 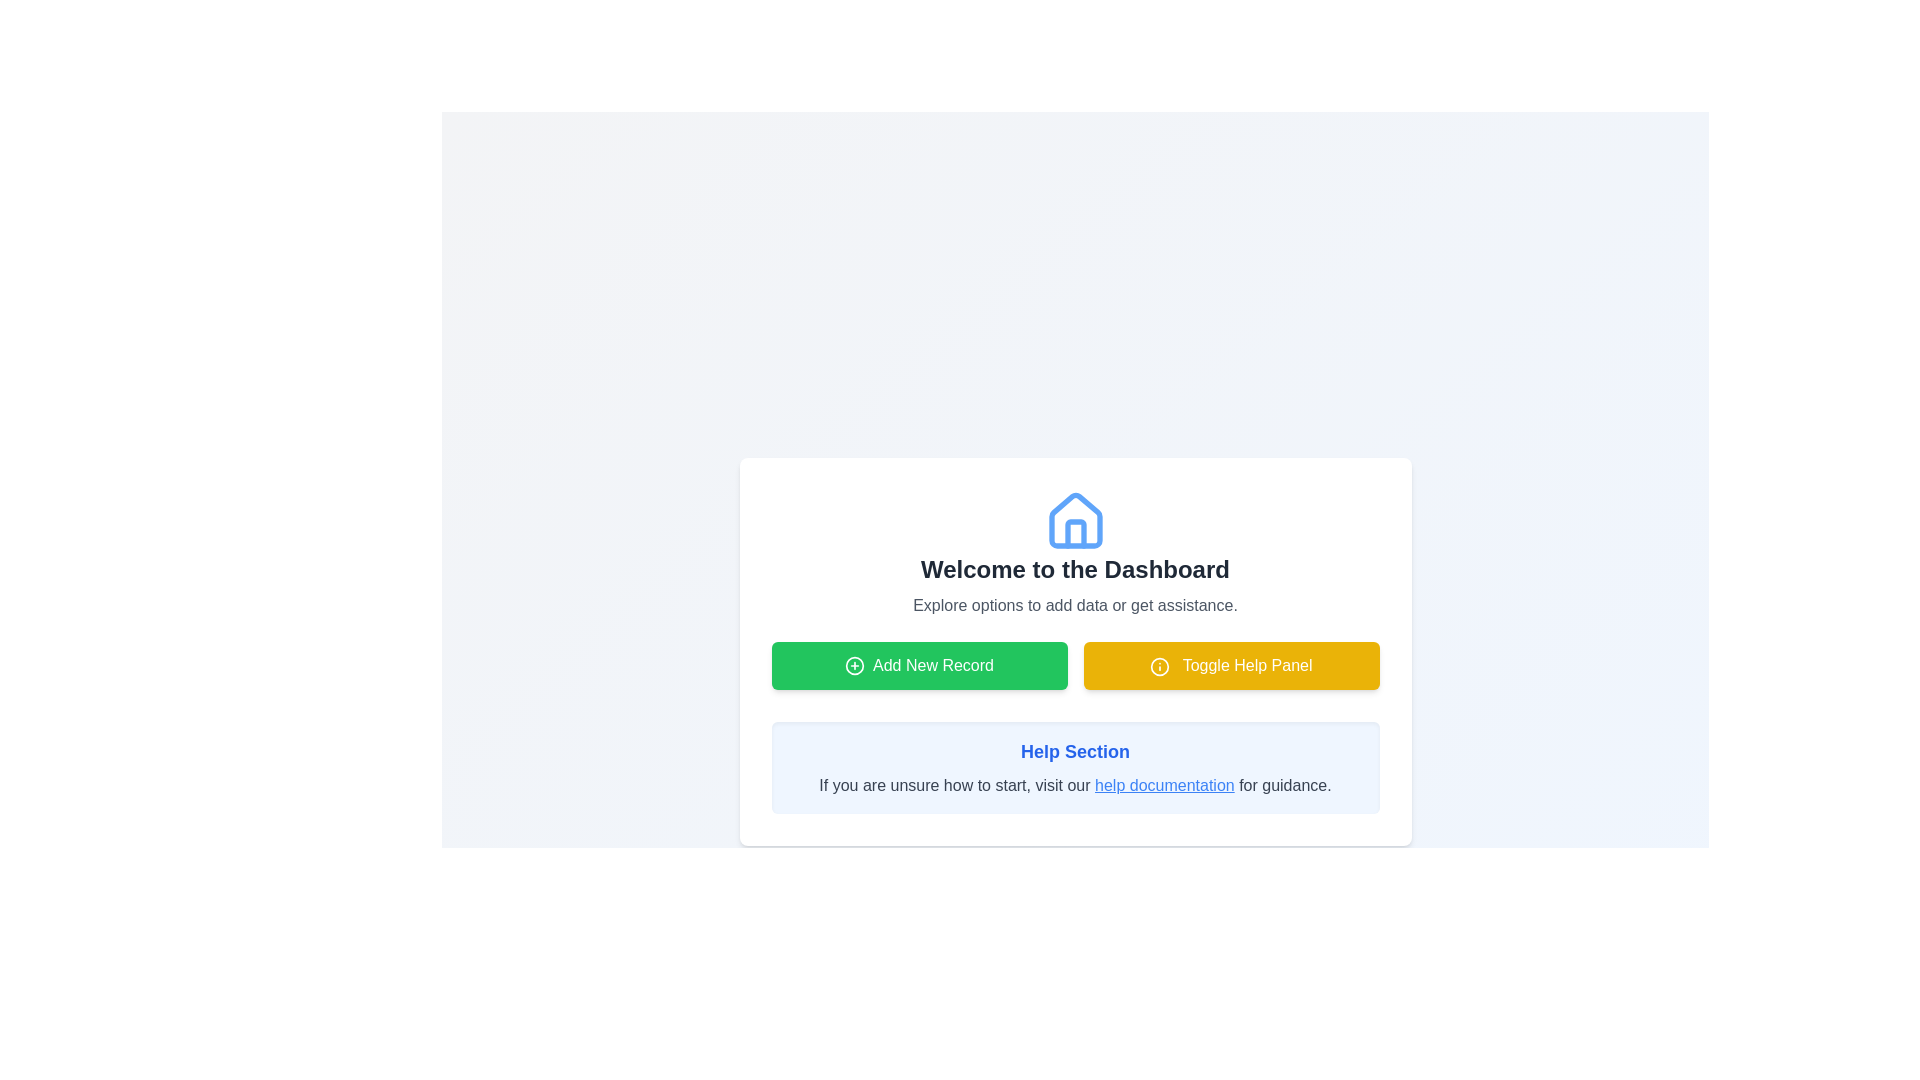 What do you see at coordinates (918, 666) in the screenshot?
I see `the green button labeled 'Add New Record' with a plus icon` at bounding box center [918, 666].